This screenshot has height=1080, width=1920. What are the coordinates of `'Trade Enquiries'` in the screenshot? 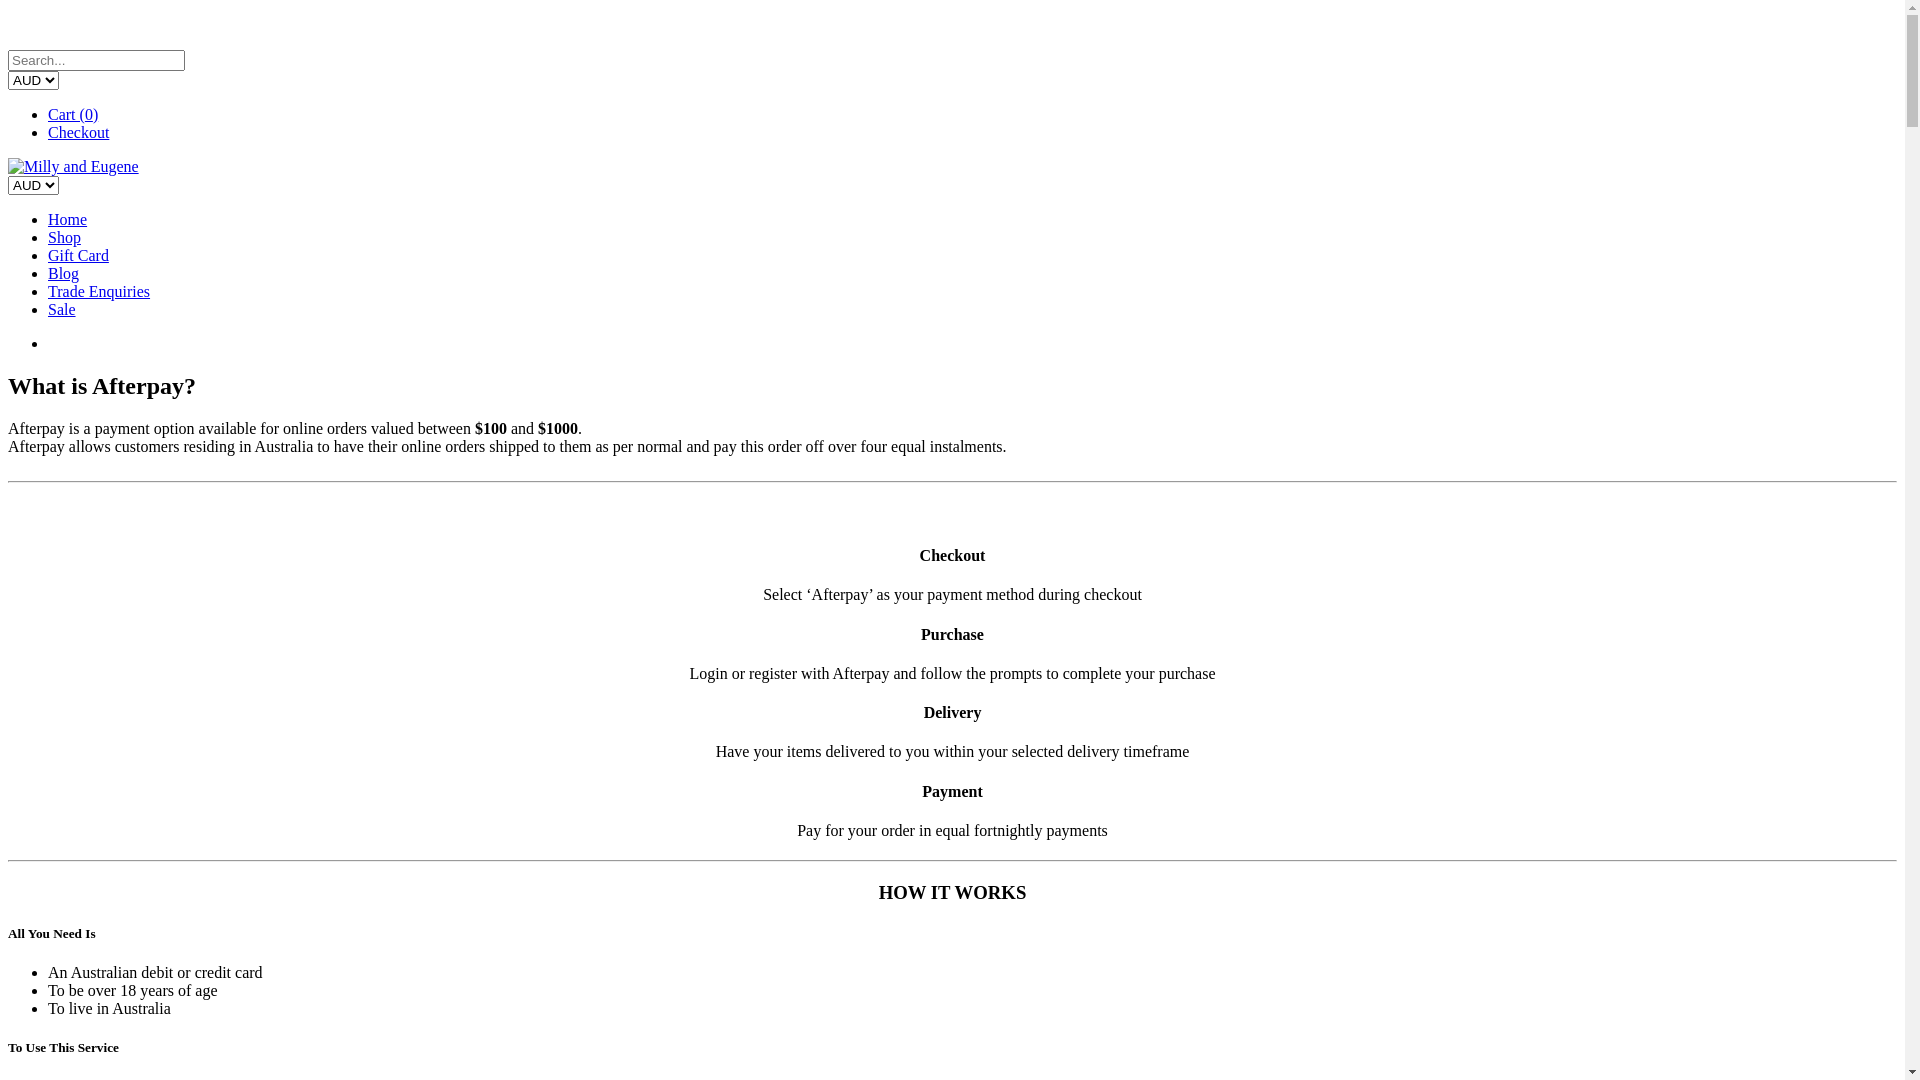 It's located at (48, 291).